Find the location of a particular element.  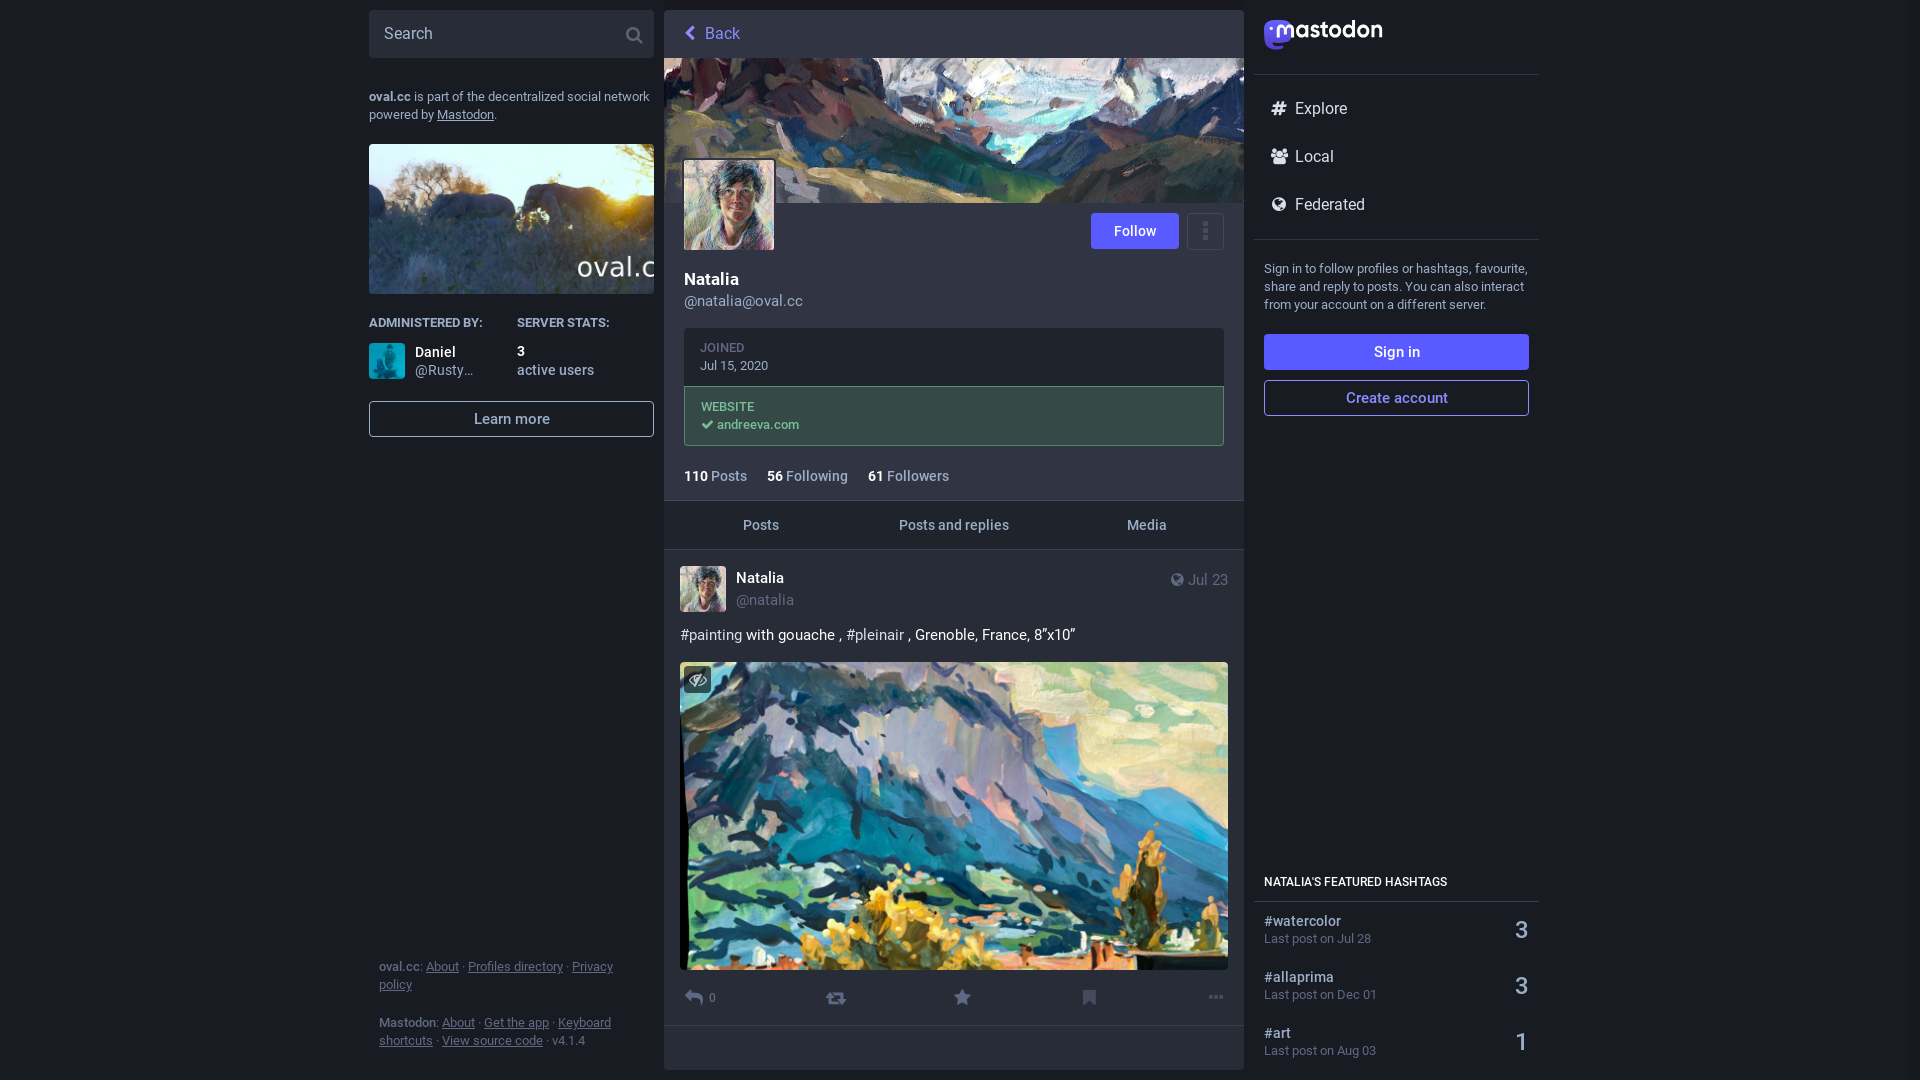

'110 Posts' is located at coordinates (715, 475).